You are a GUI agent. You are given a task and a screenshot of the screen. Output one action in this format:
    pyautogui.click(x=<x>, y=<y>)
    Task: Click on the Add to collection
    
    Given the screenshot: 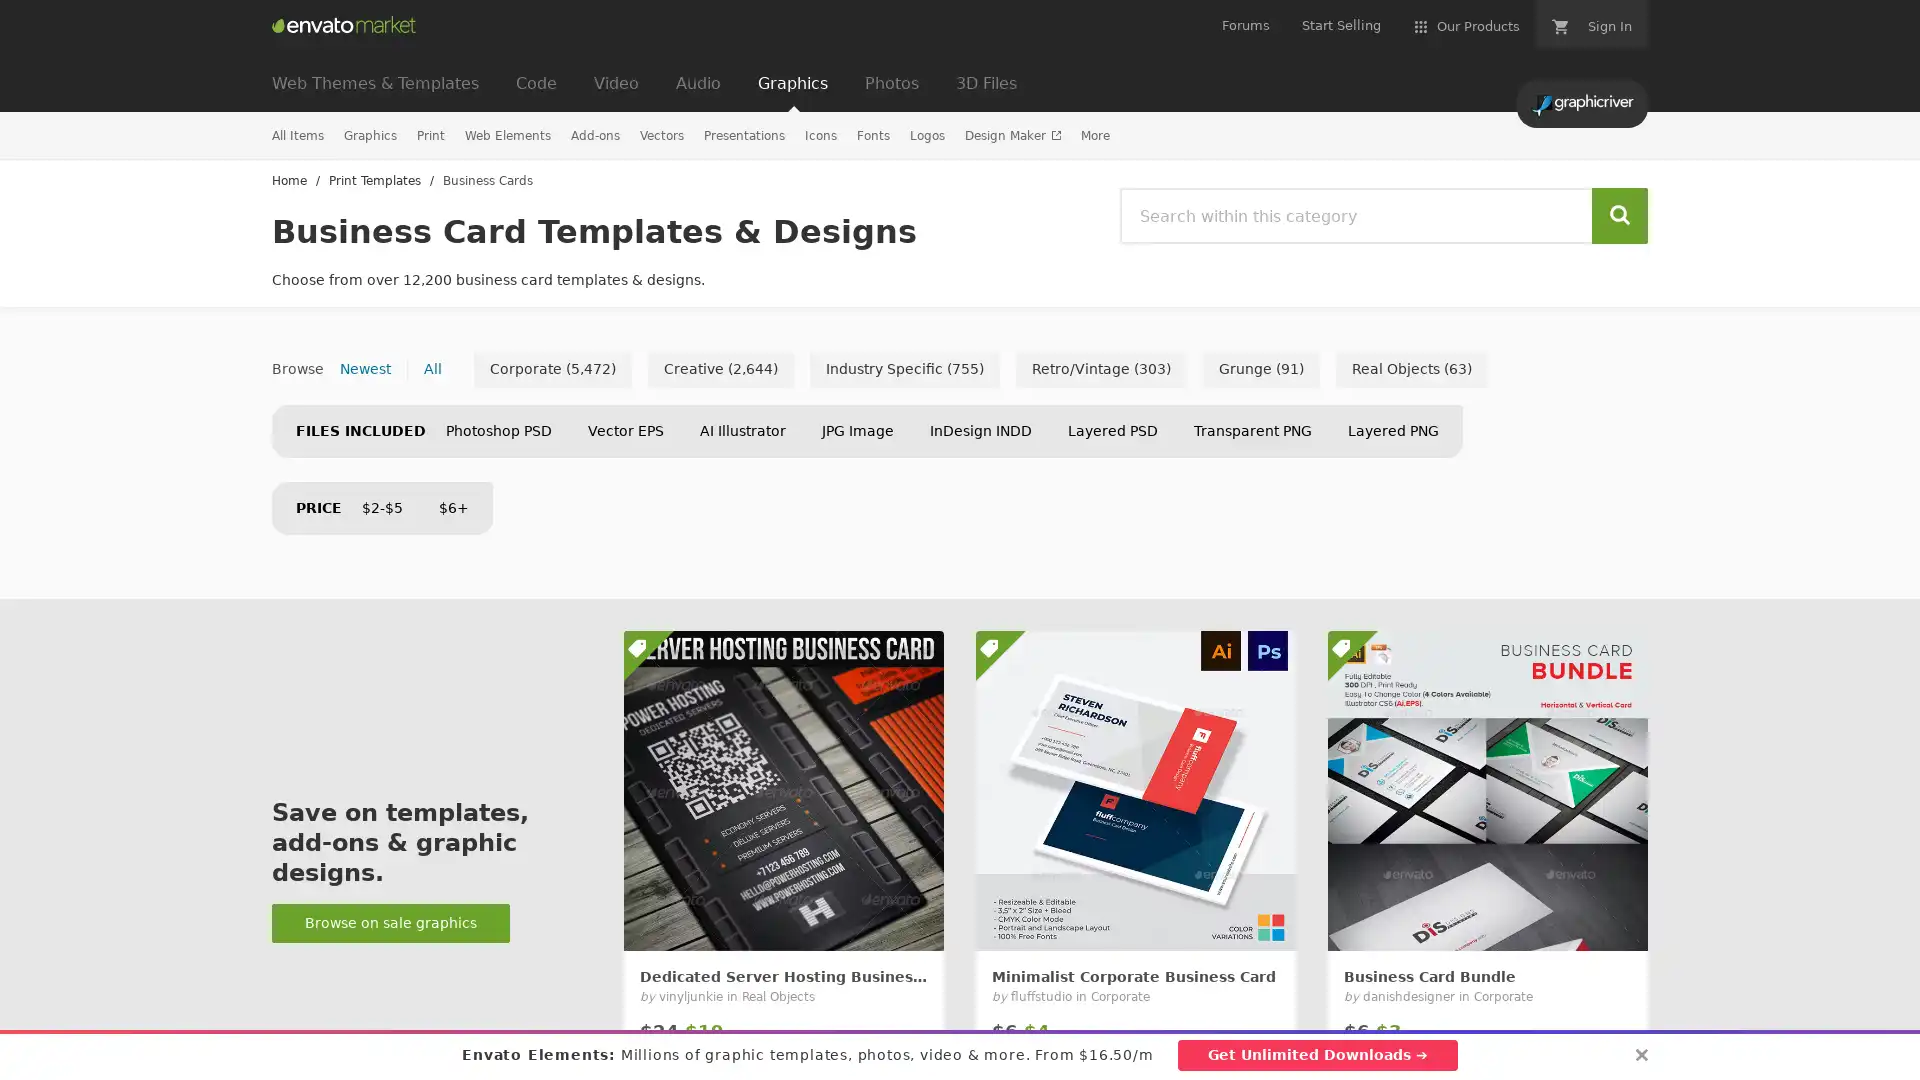 What is the action you would take?
    pyautogui.click(x=1216, y=922)
    